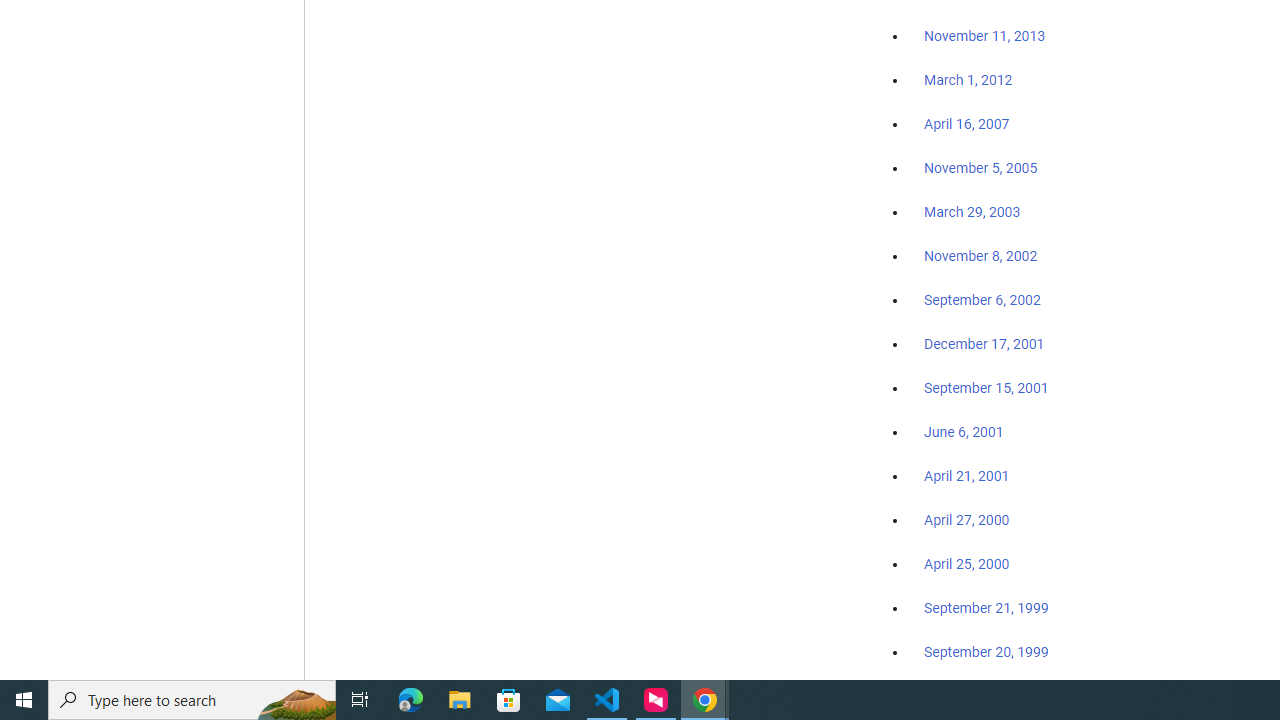  I want to click on 'April 16, 2007', so click(967, 124).